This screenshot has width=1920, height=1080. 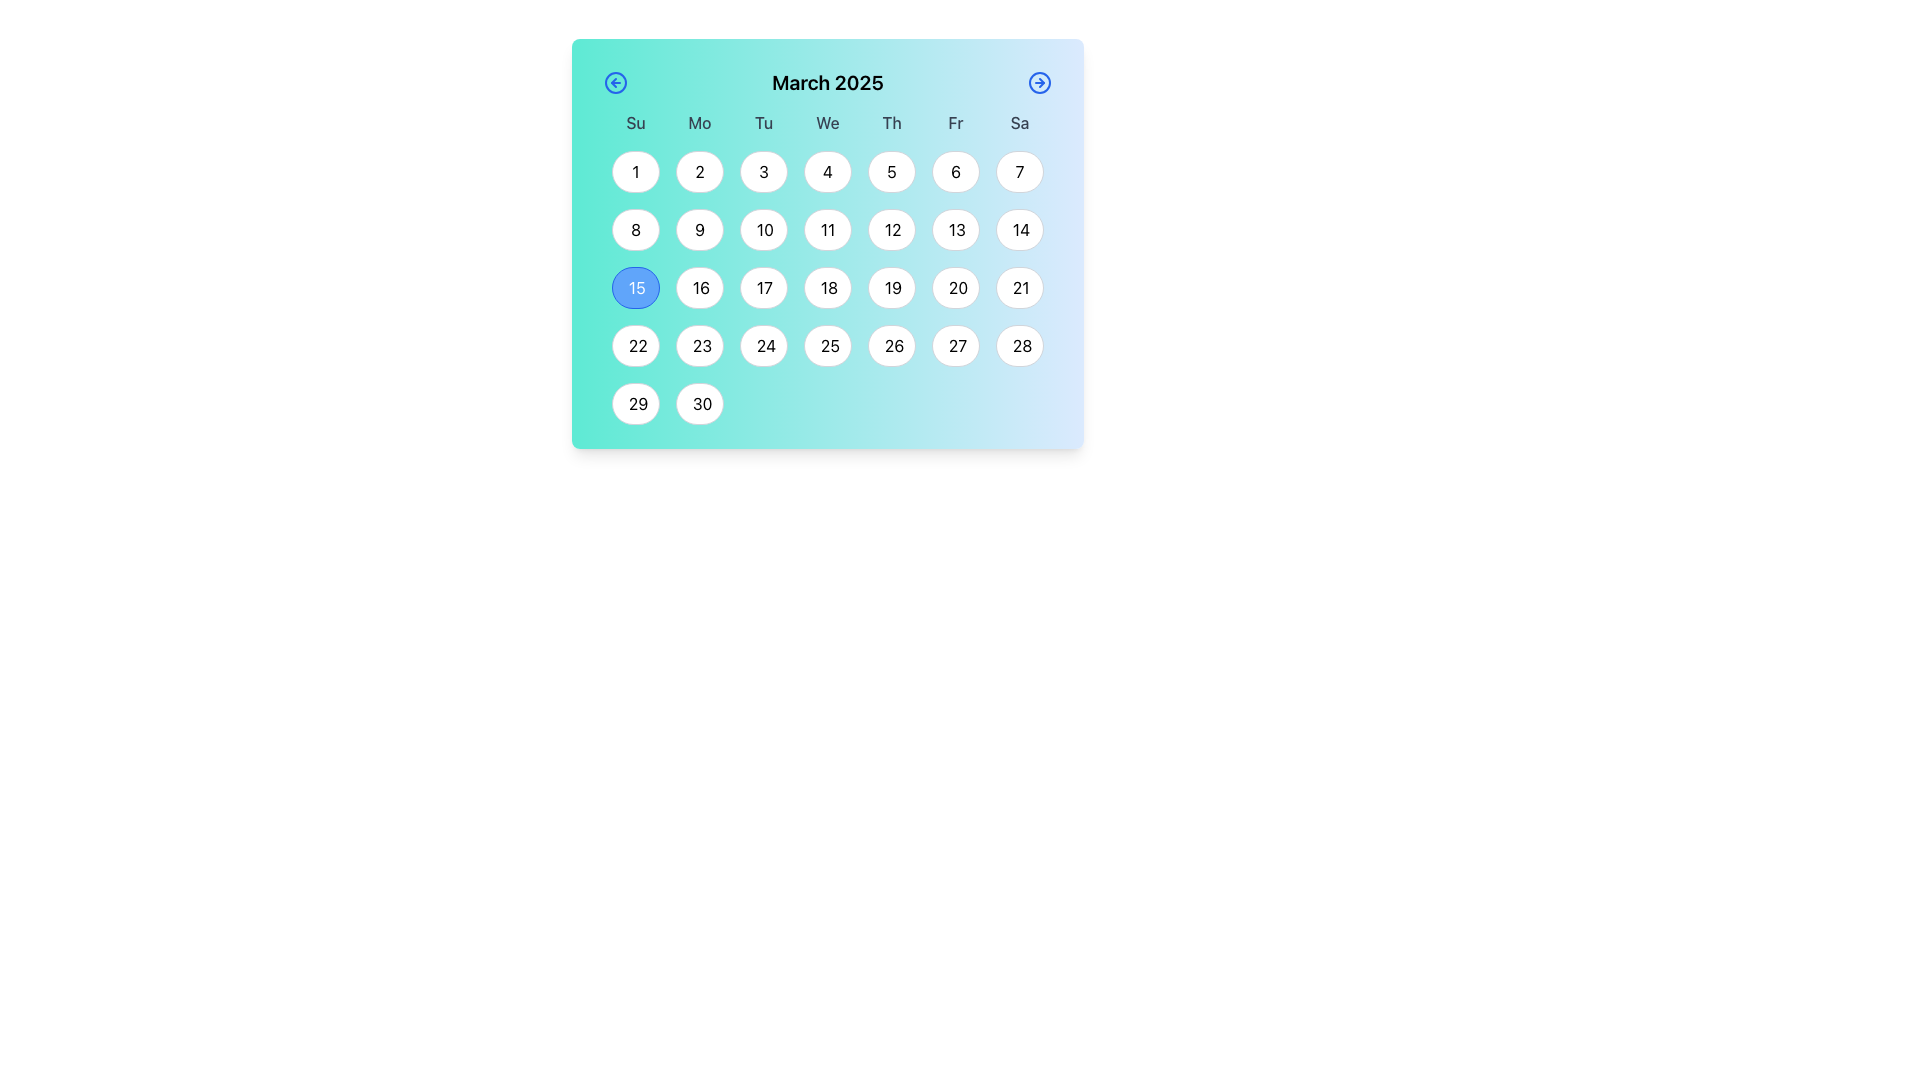 What do you see at coordinates (891, 171) in the screenshot?
I see `the button representing the fifth day of the month in the calendar UI` at bounding box center [891, 171].